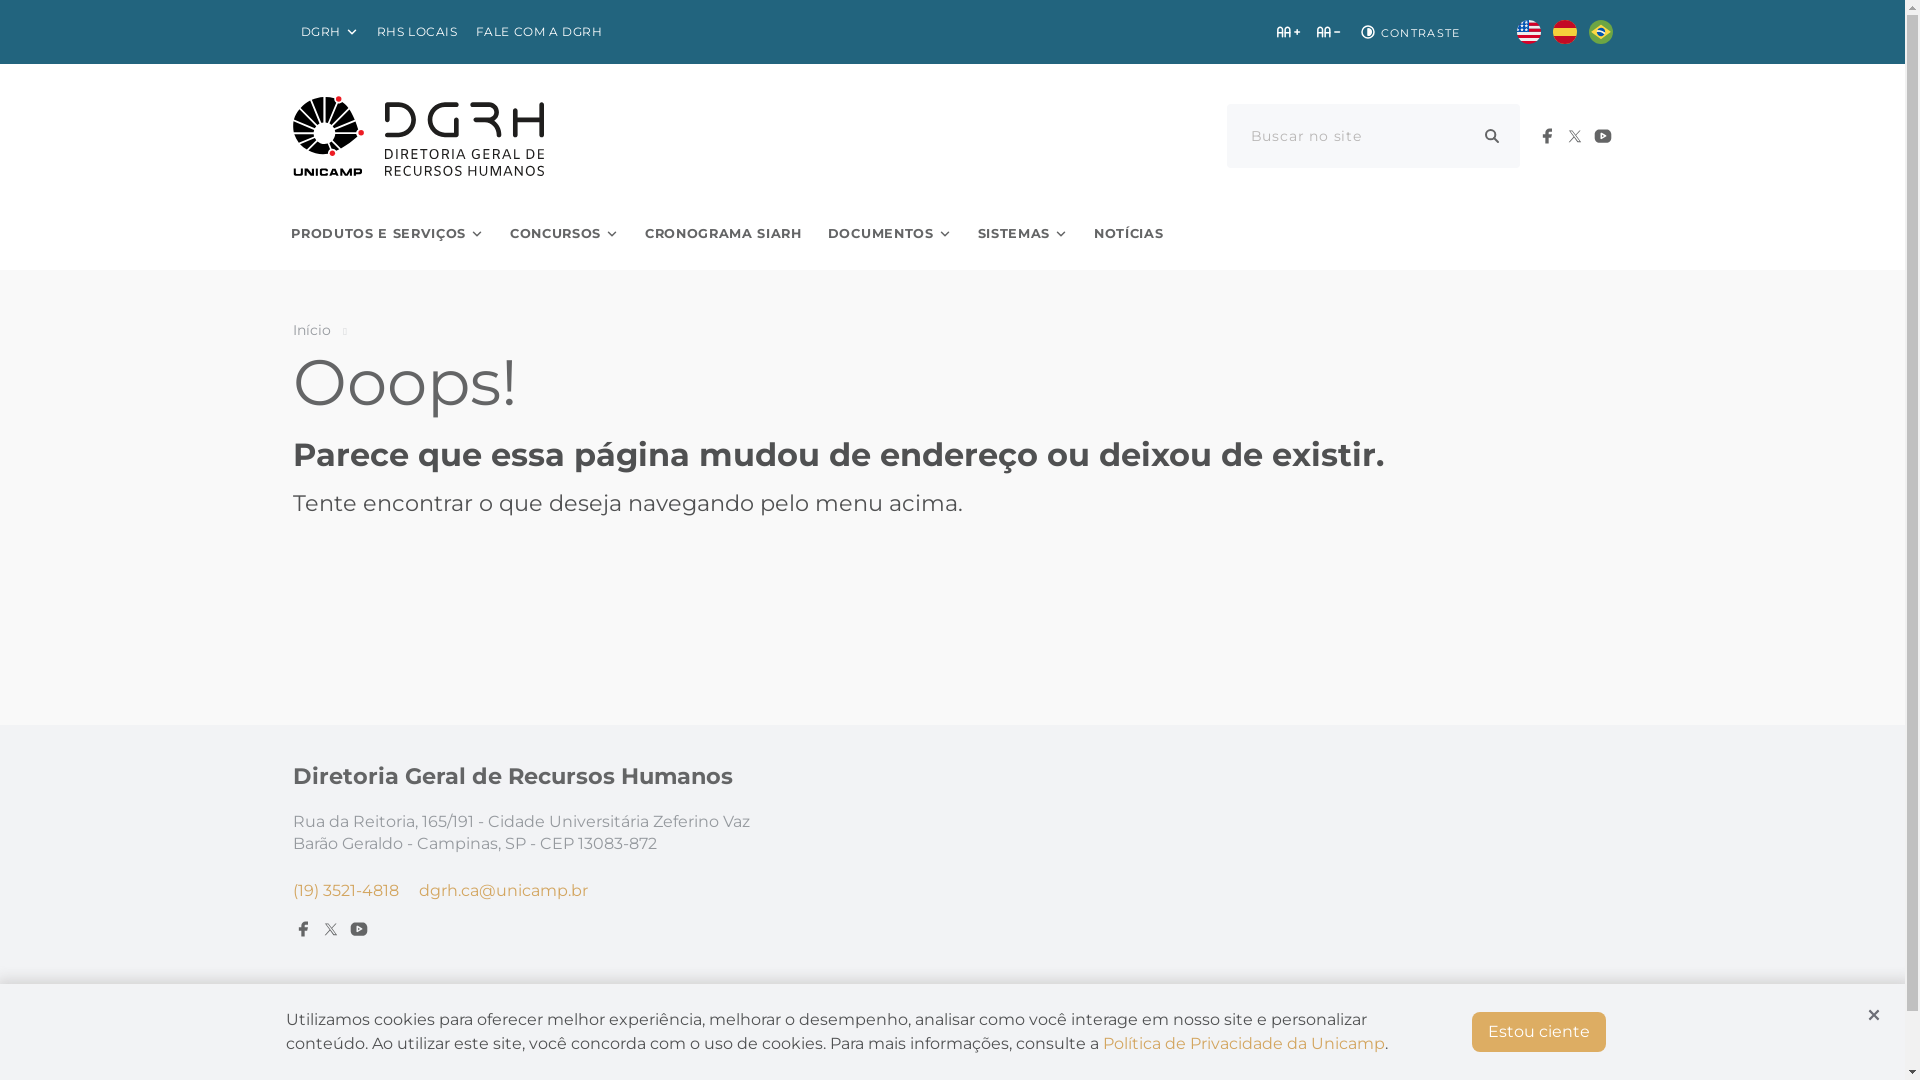 This screenshot has width=1920, height=1080. Describe the element at coordinates (1492, 135) in the screenshot. I see `'Buscar'` at that location.